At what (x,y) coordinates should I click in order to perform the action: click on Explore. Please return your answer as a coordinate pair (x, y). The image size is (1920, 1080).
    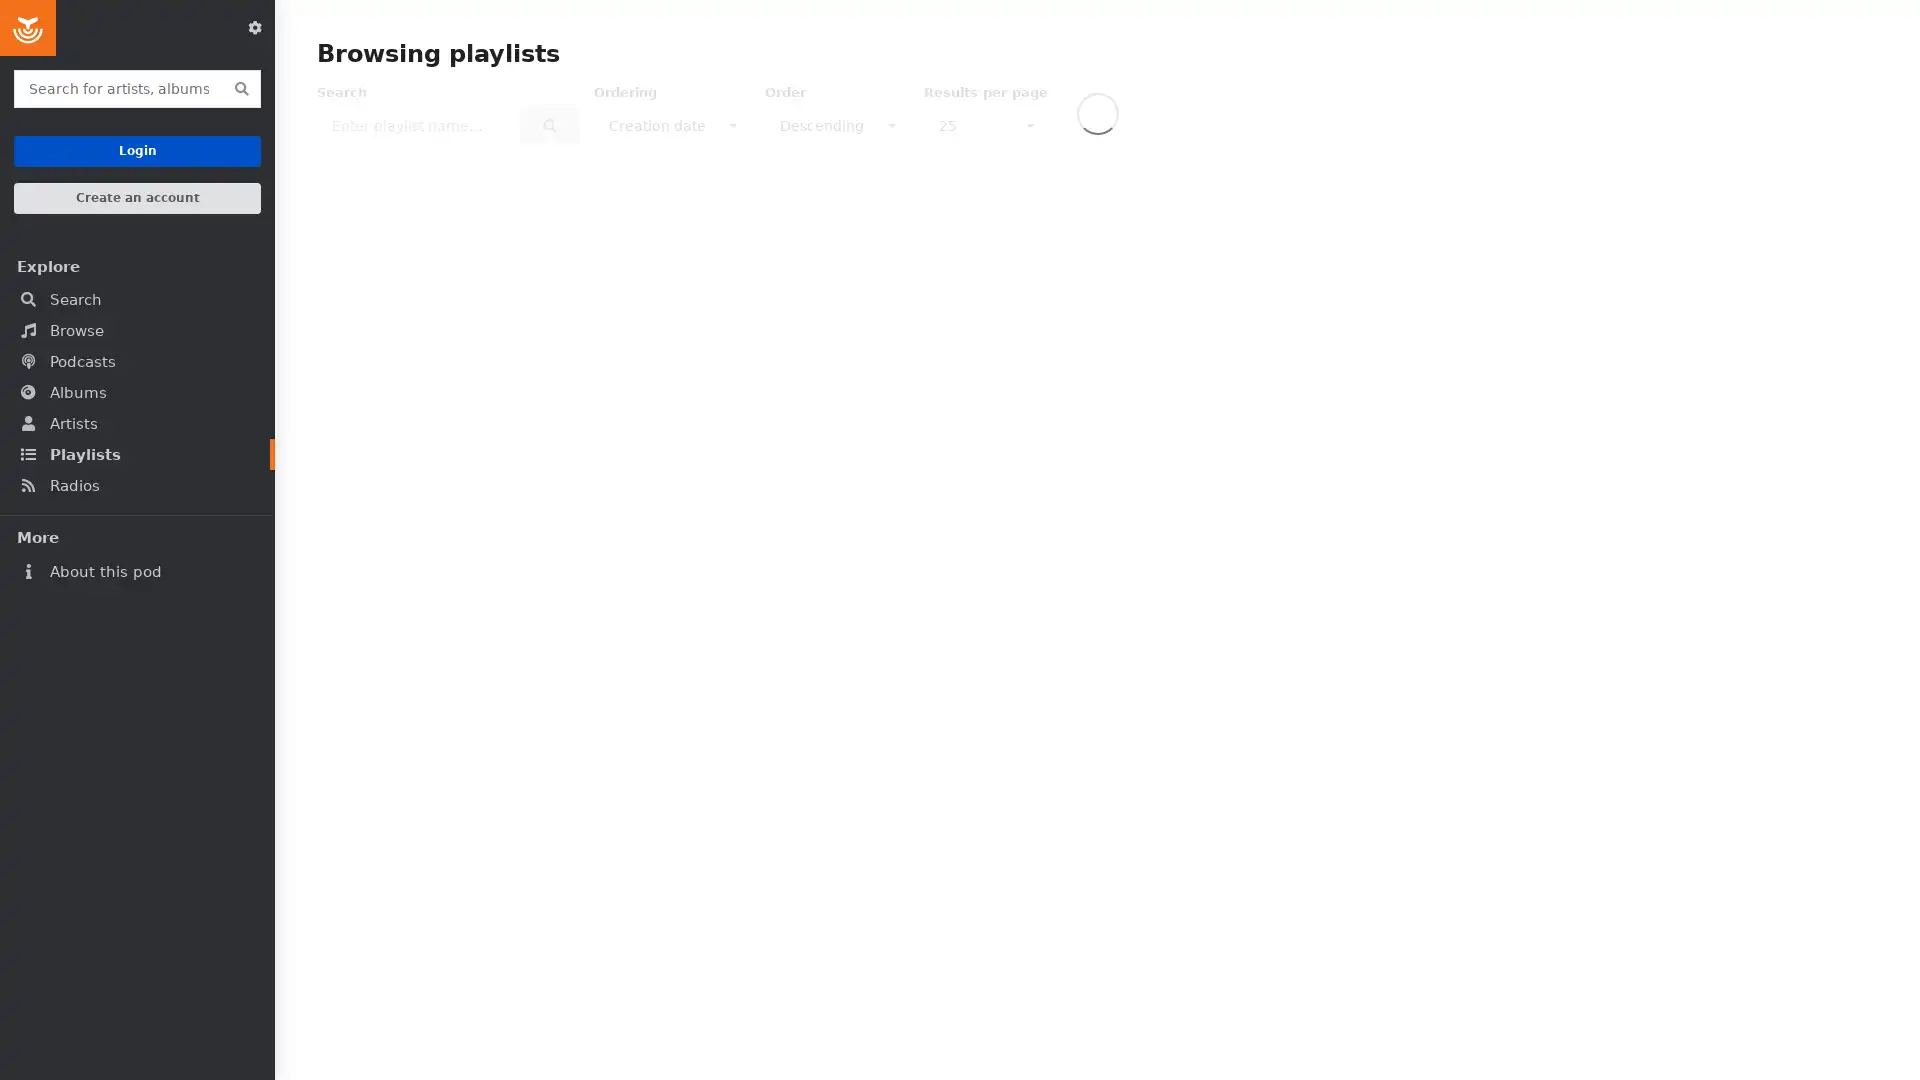
    Looking at the image, I should click on (136, 265).